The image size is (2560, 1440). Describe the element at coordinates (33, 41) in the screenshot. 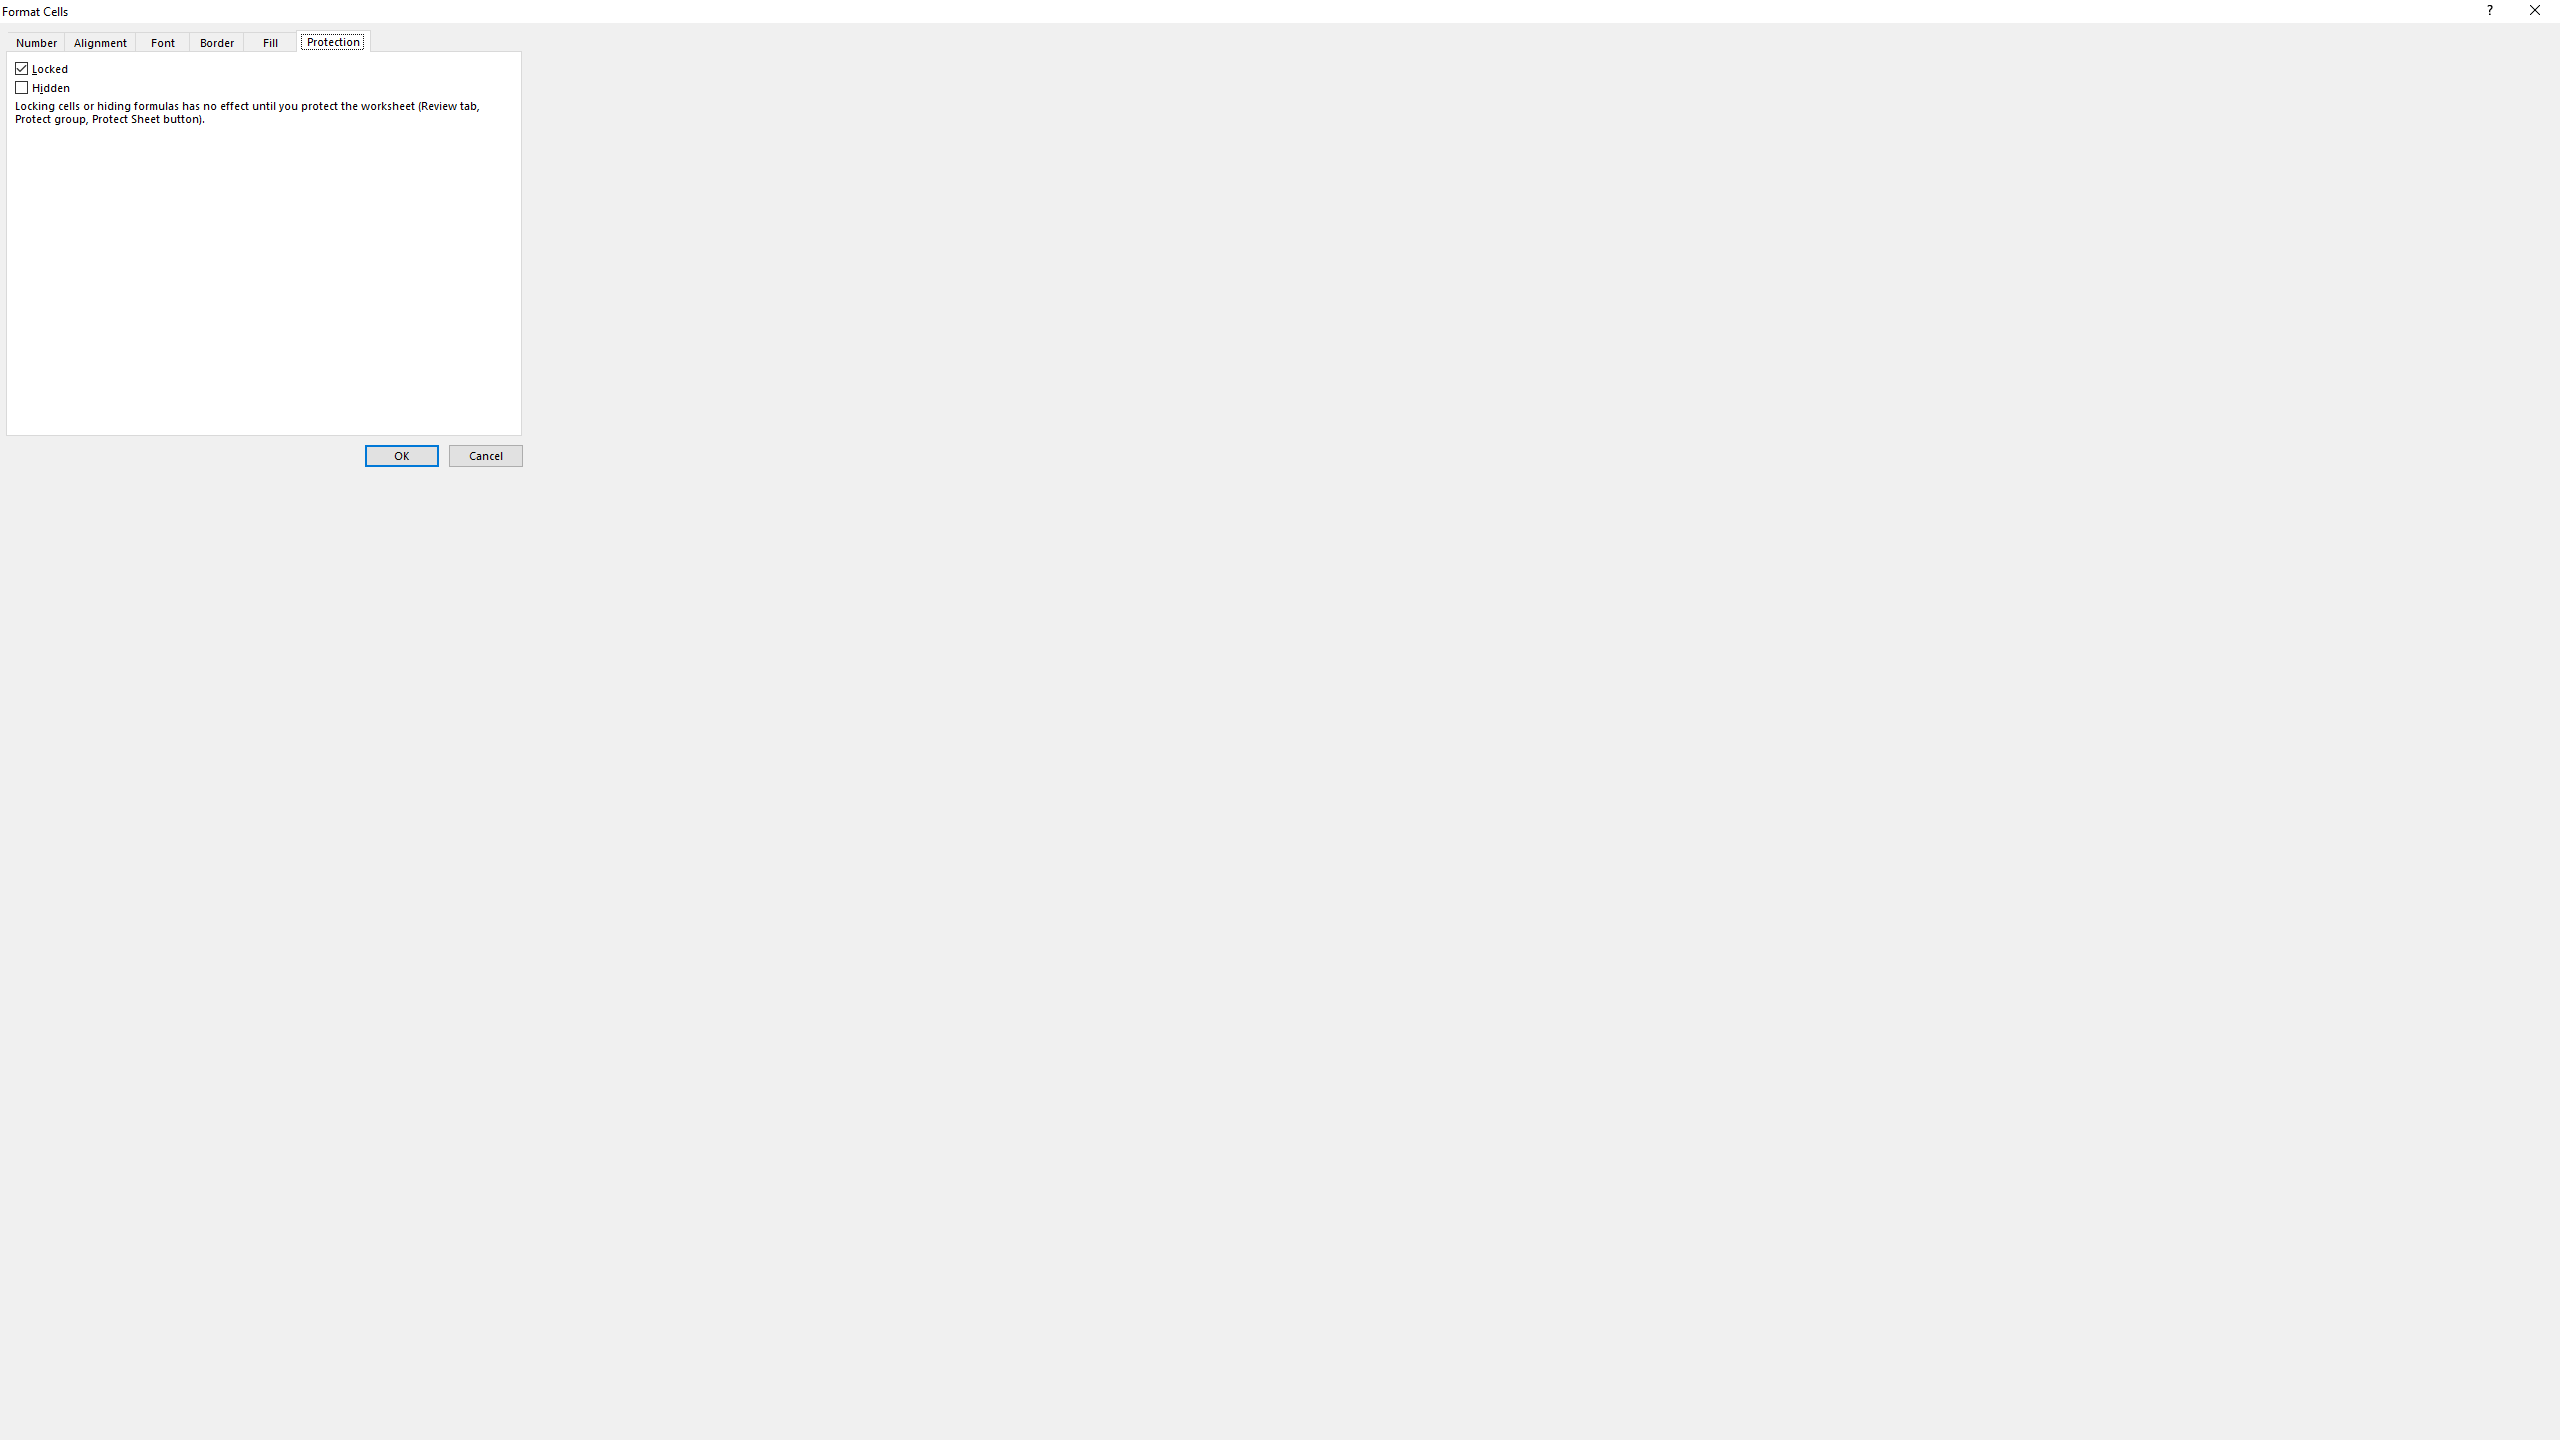

I see `'Number'` at that location.